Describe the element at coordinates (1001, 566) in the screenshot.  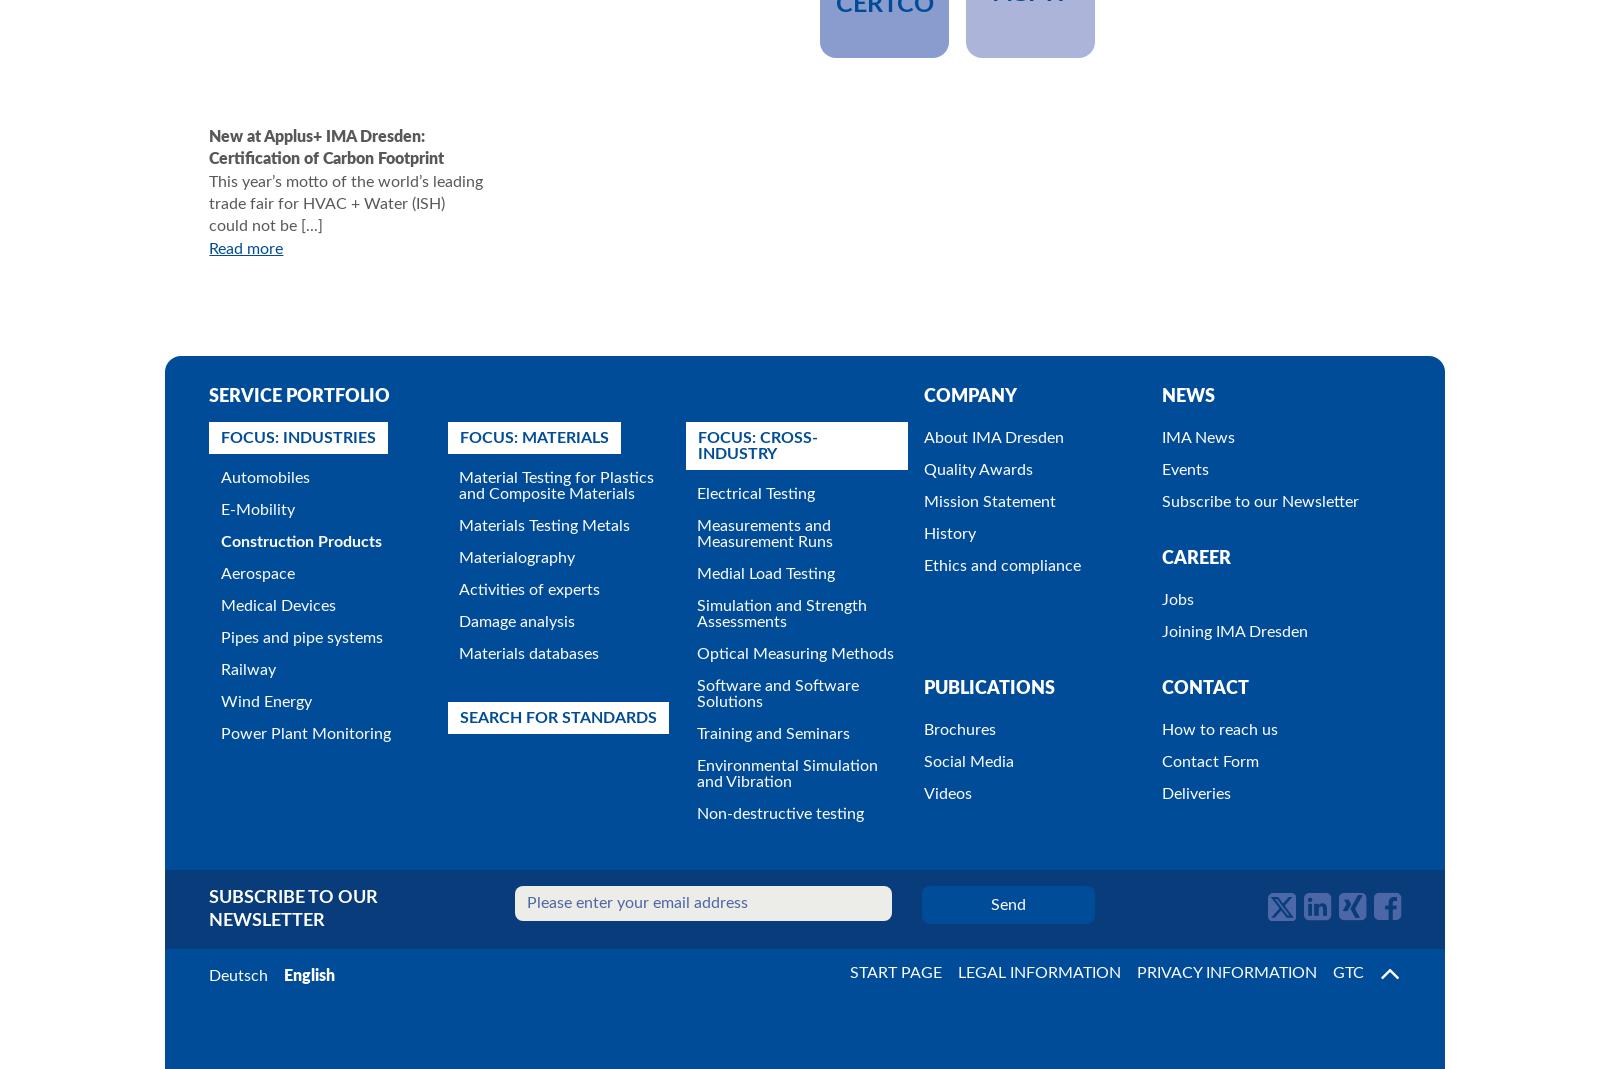
I see `'Ethics and compliance'` at that location.